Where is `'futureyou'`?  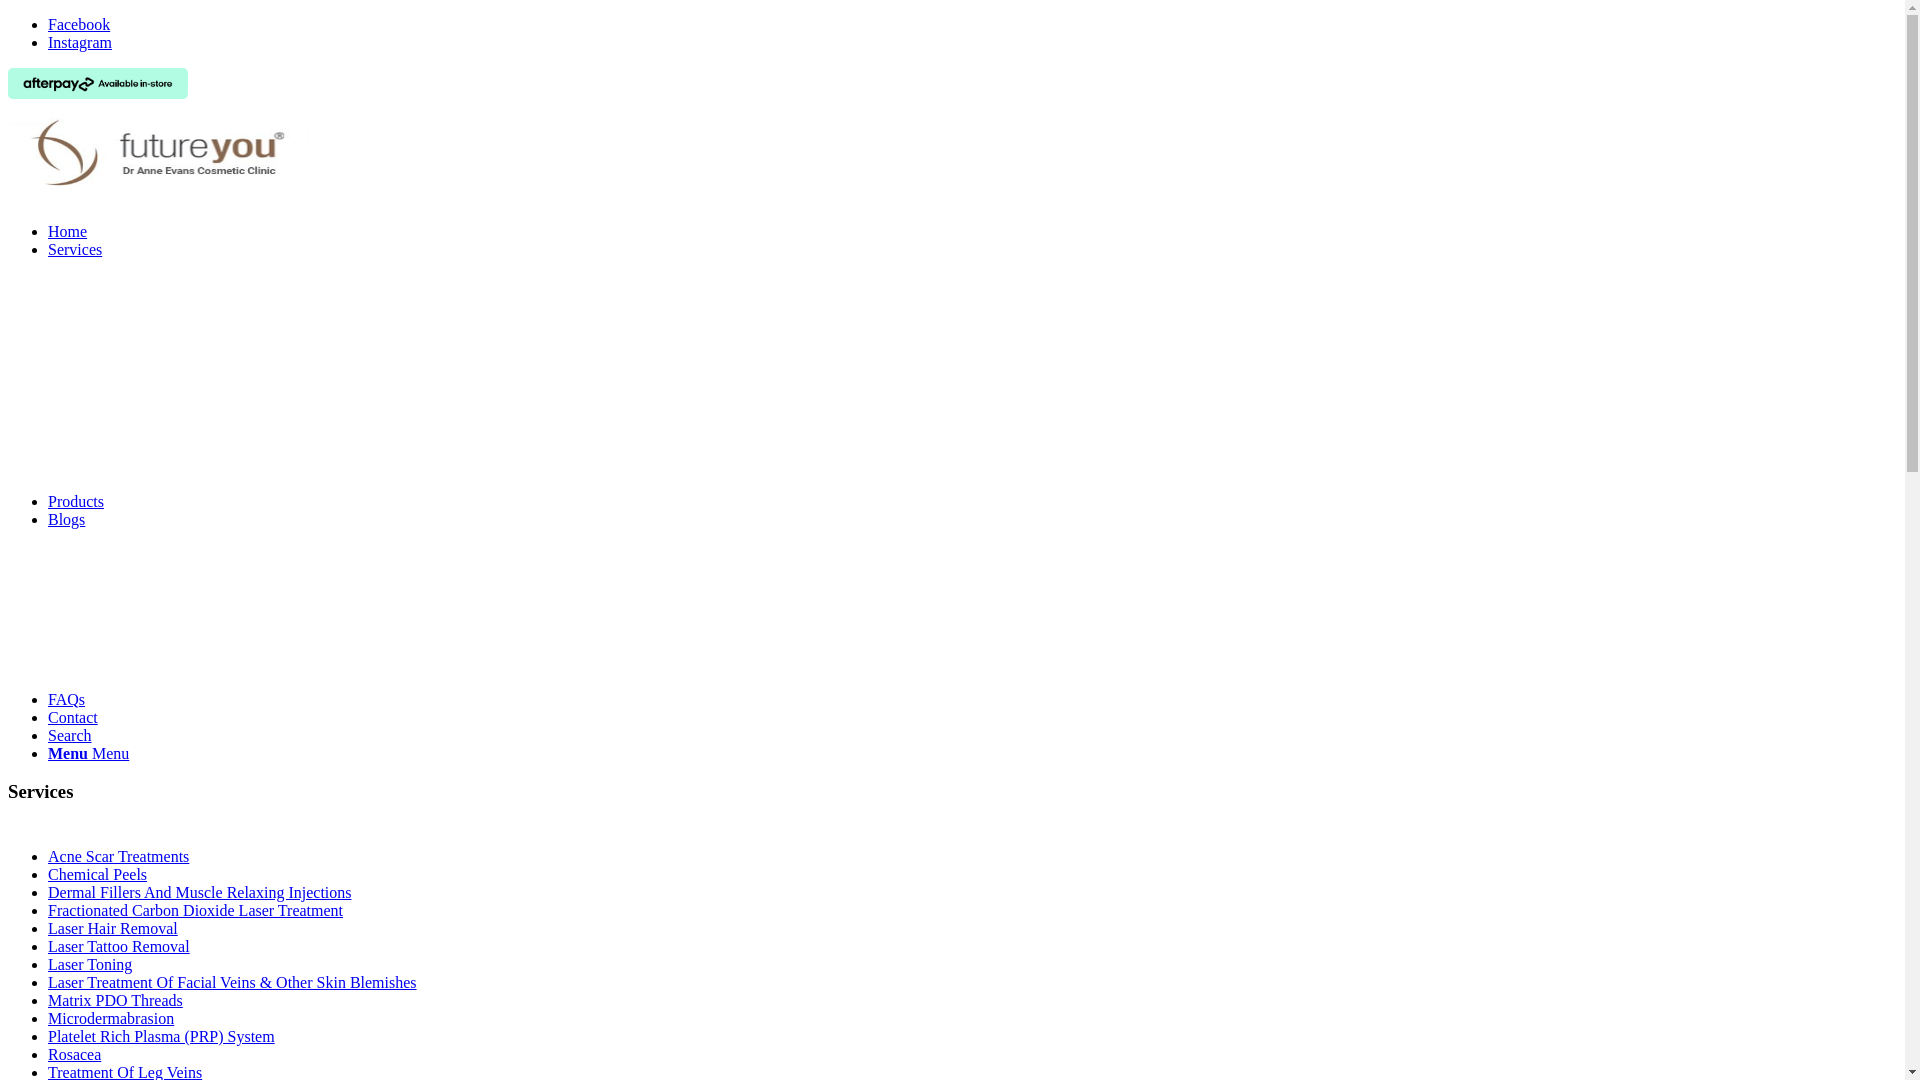
'futureyou' is located at coordinates (157, 152).